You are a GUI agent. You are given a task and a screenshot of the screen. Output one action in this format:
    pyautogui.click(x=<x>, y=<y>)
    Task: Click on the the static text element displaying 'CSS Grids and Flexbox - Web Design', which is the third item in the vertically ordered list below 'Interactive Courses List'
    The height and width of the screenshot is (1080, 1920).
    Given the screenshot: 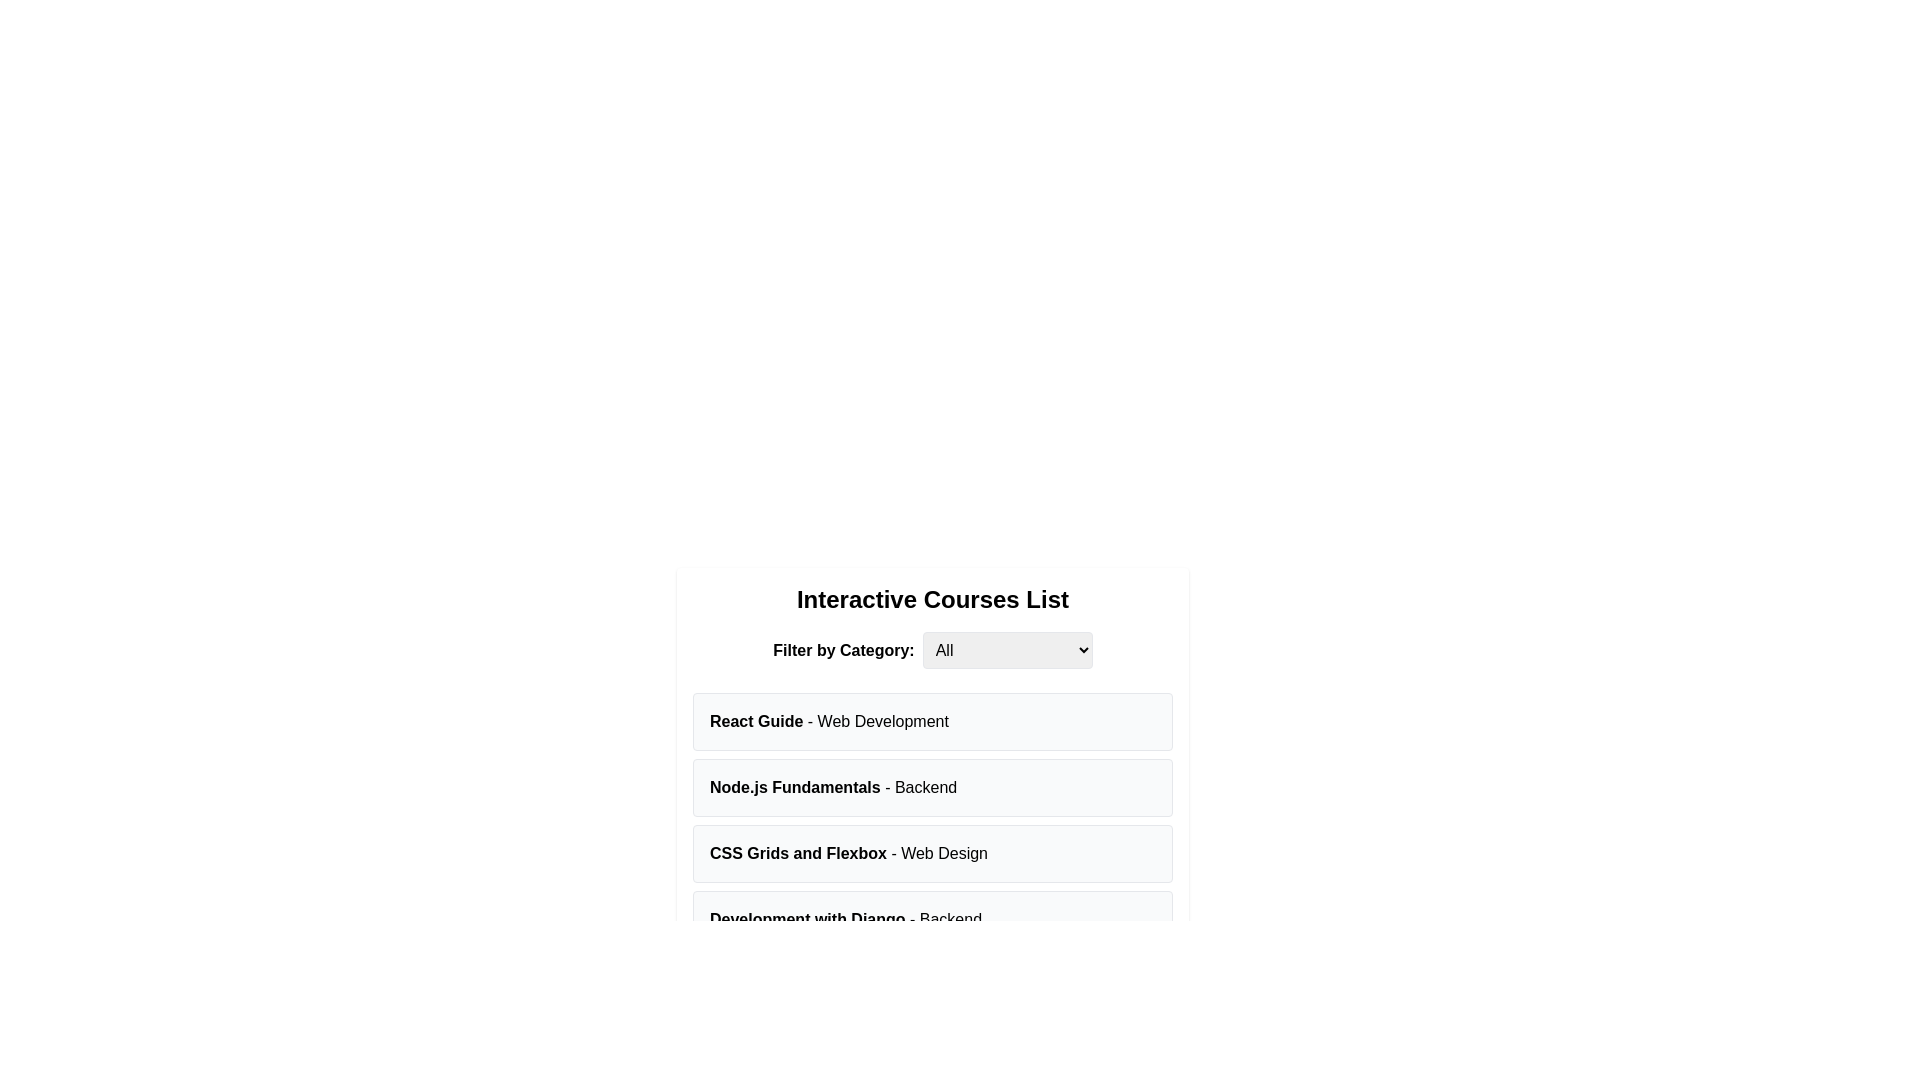 What is the action you would take?
    pyautogui.click(x=849, y=853)
    